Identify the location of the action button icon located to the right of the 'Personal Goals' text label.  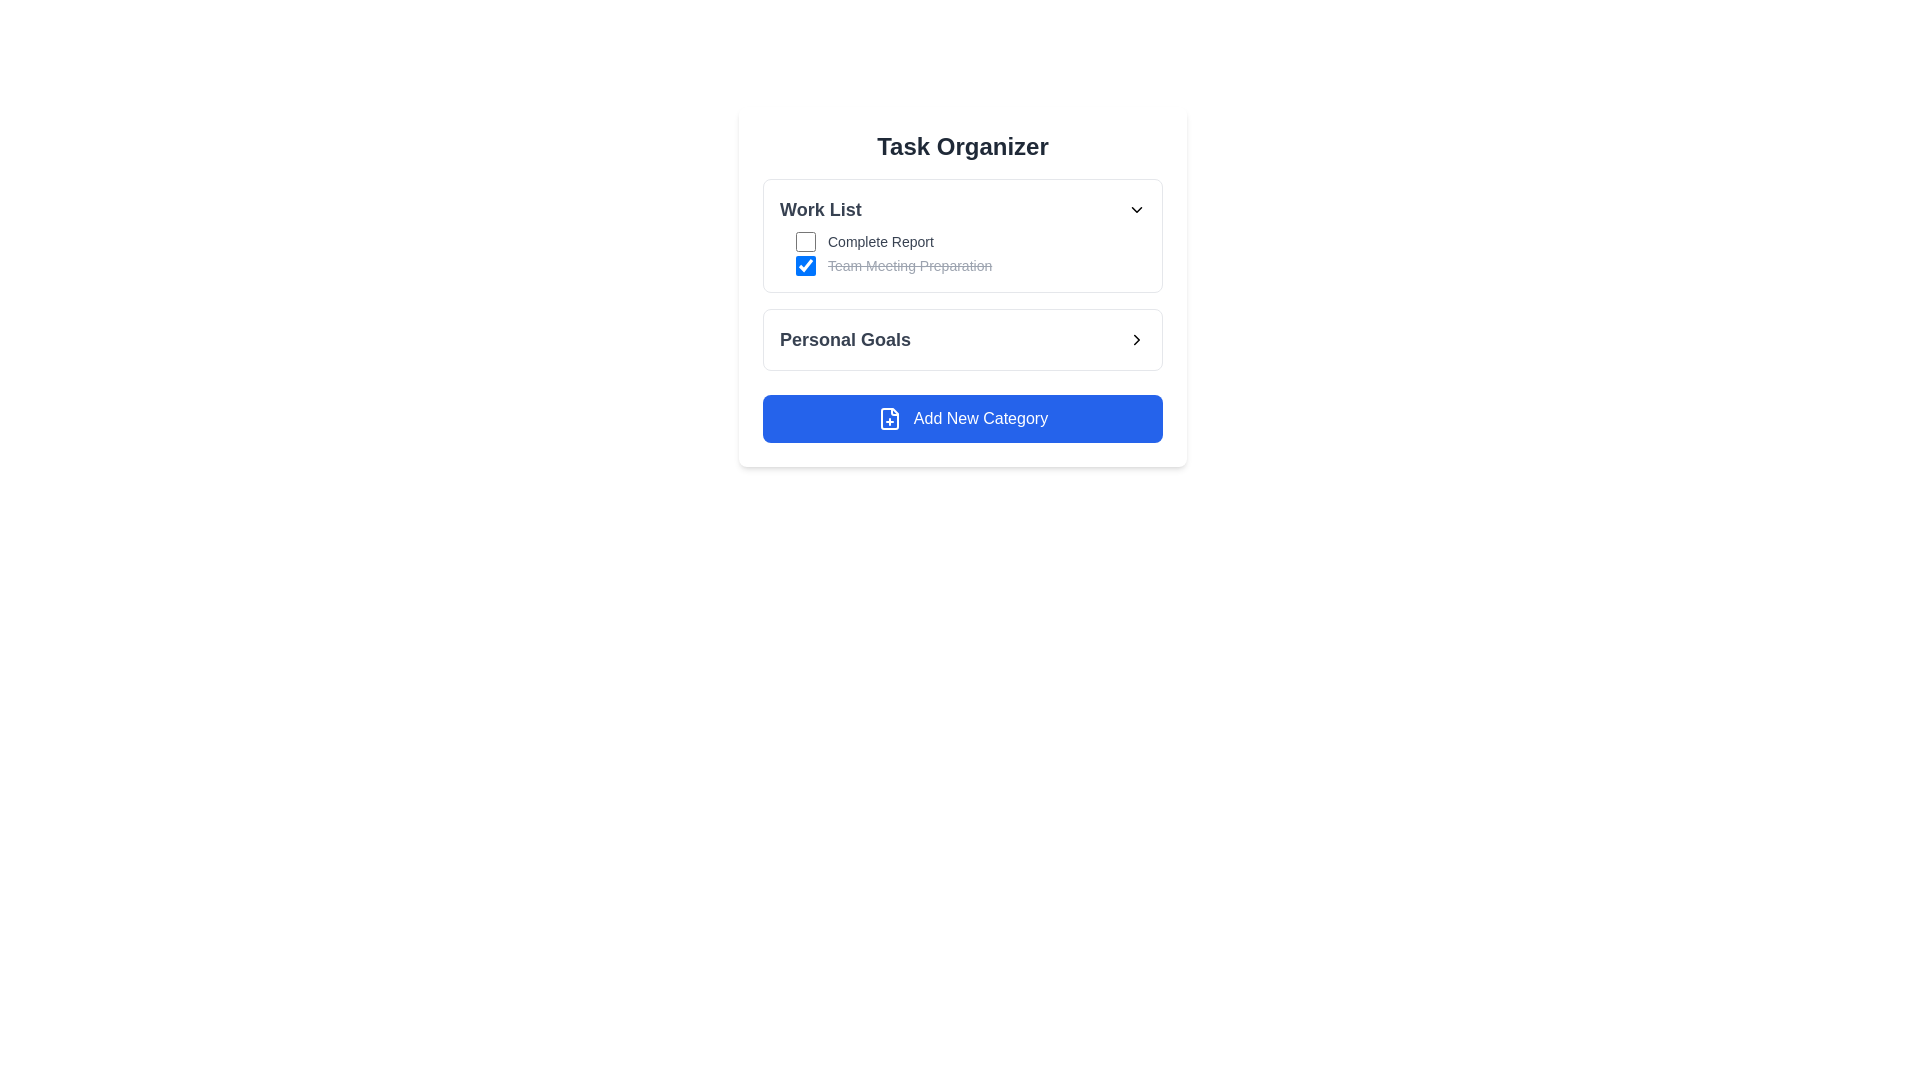
(1137, 338).